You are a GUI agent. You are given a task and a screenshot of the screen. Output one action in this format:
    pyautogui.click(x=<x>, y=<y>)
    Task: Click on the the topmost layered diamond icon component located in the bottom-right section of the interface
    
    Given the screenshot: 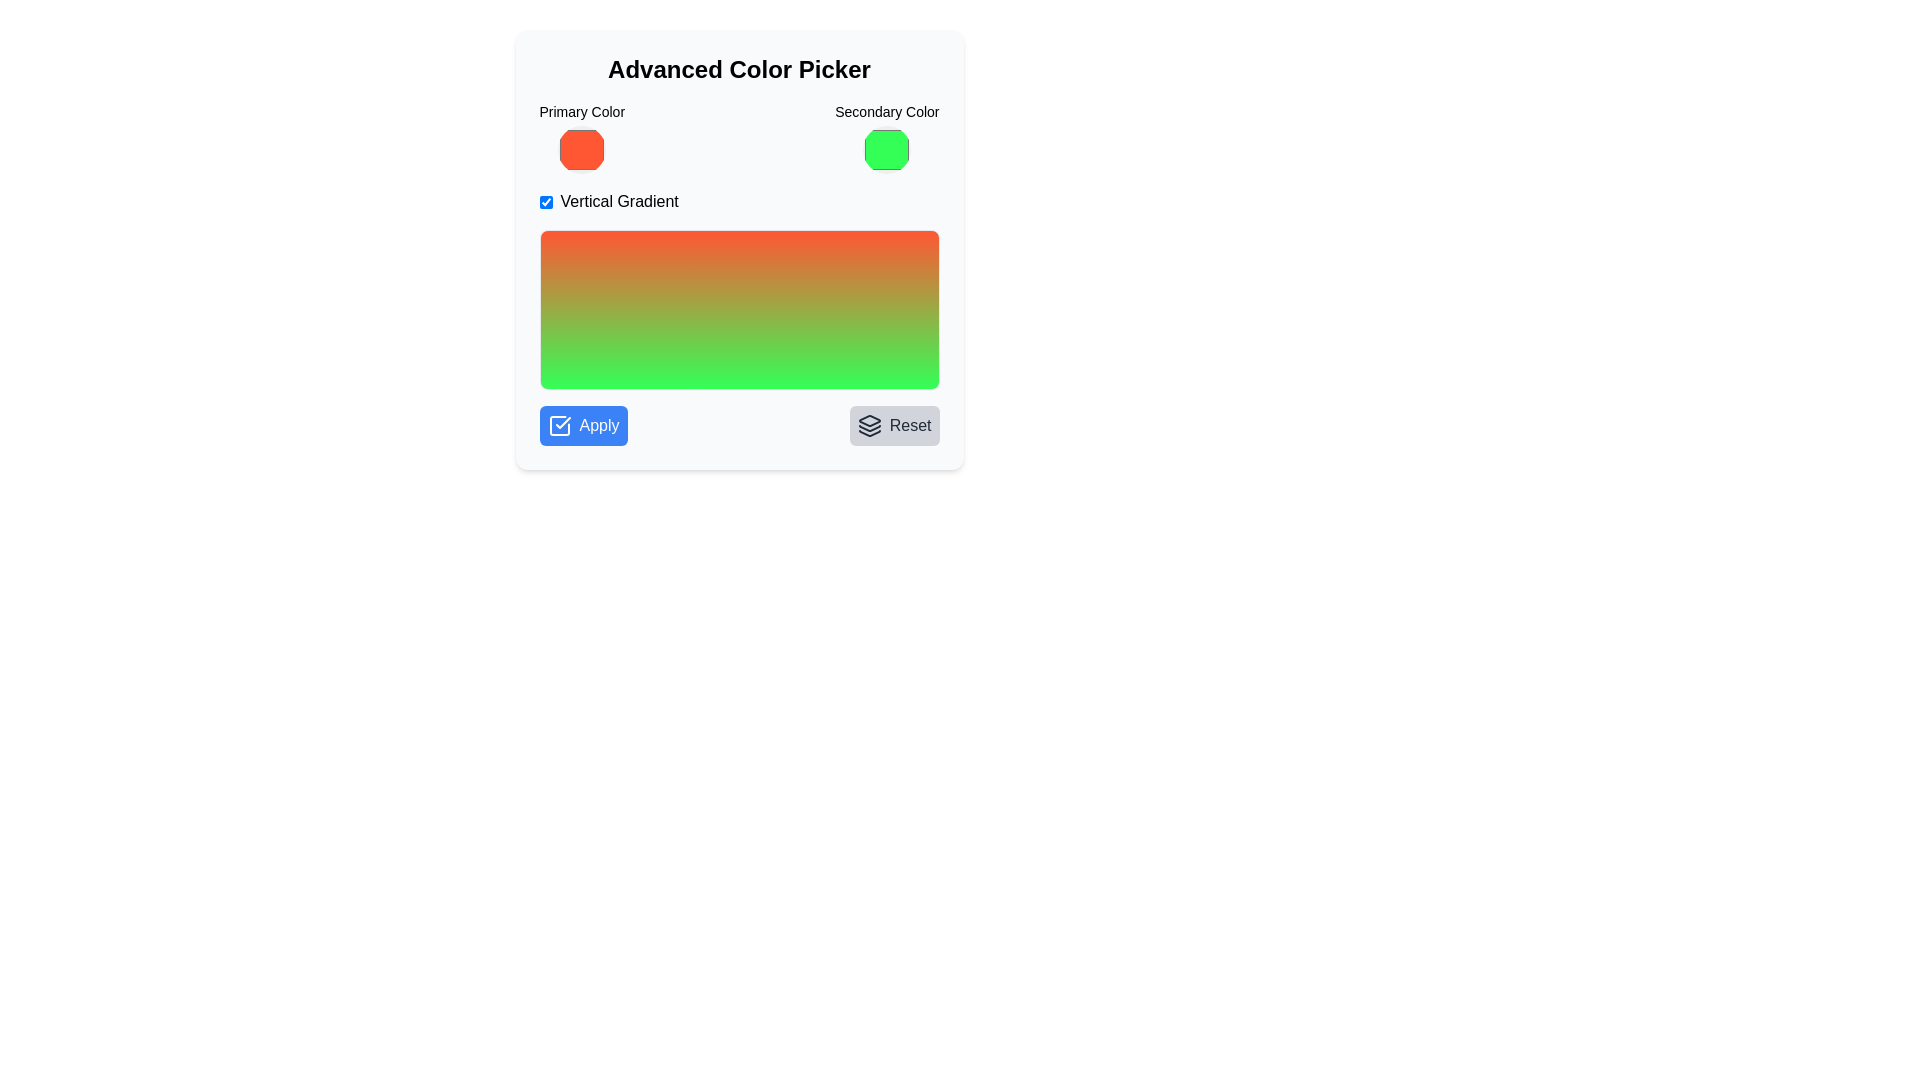 What is the action you would take?
    pyautogui.click(x=869, y=419)
    